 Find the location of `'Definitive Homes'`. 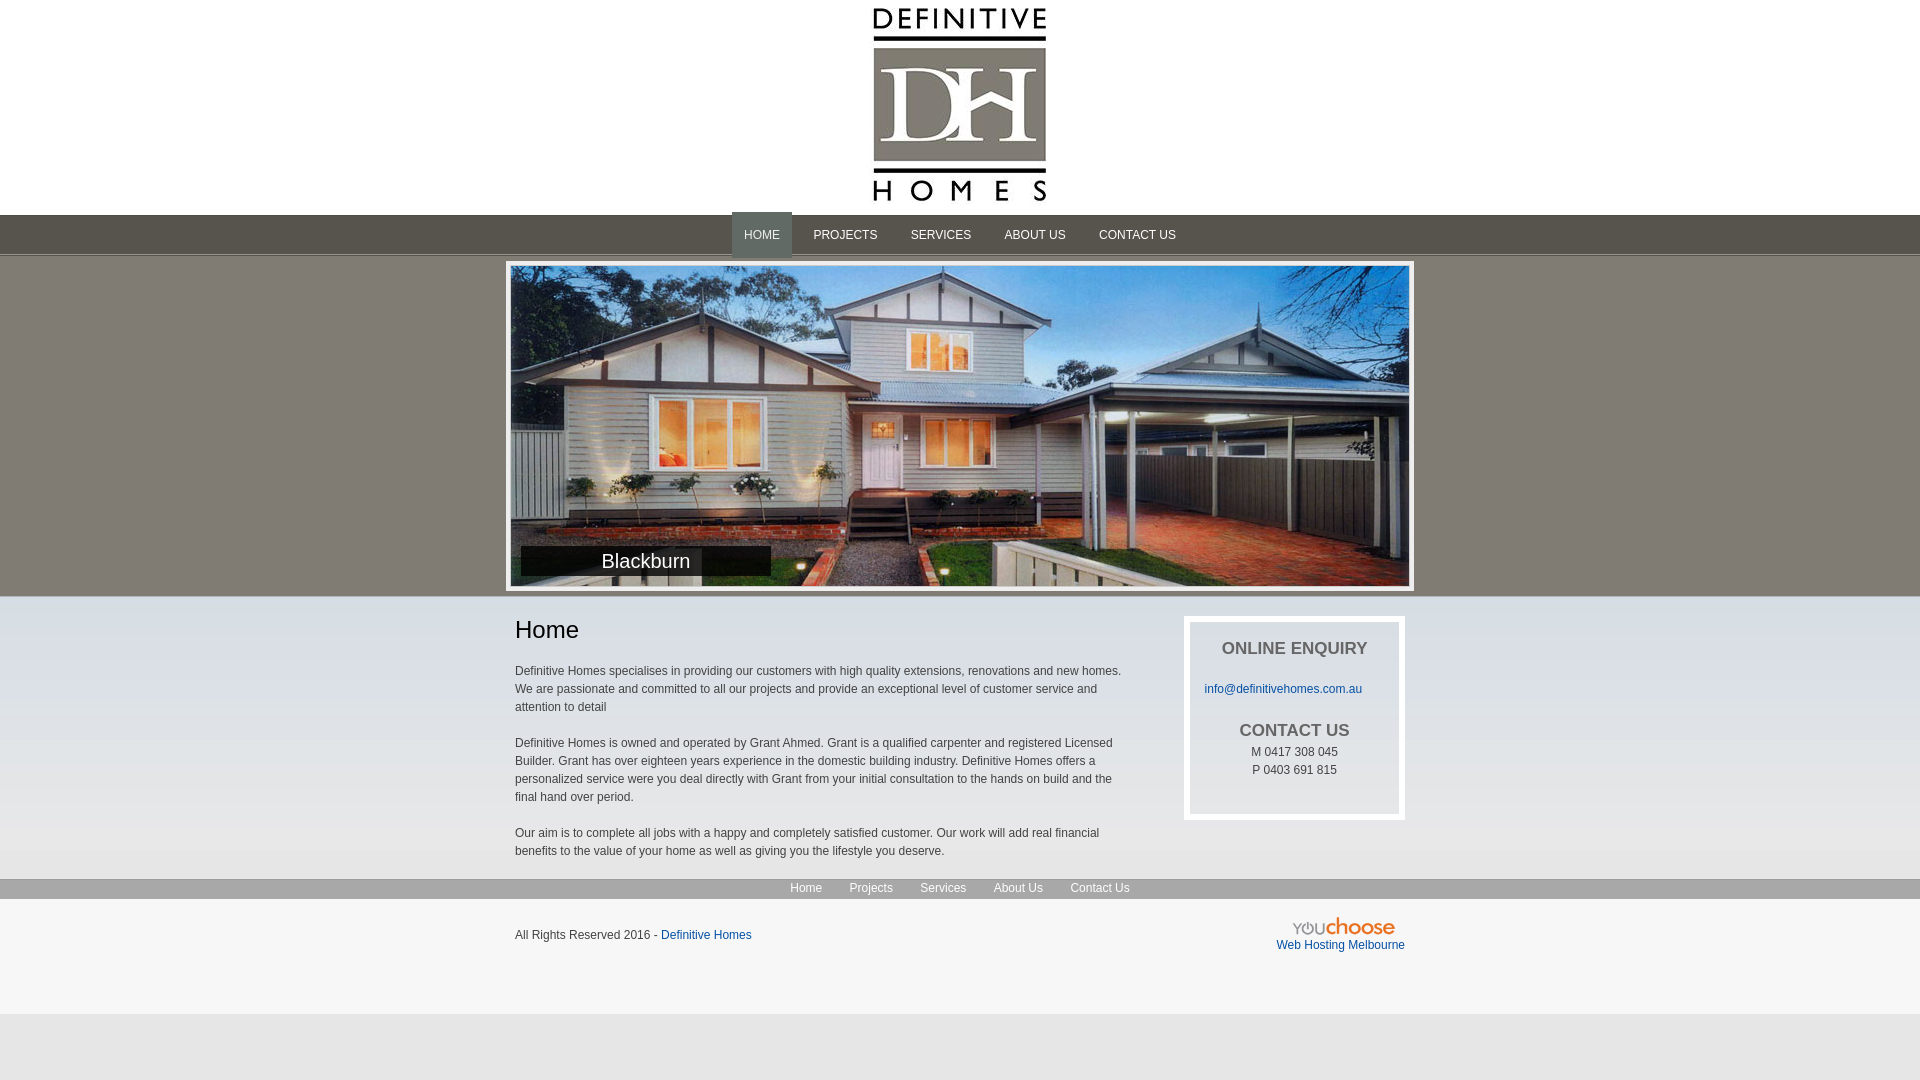

'Definitive Homes' is located at coordinates (706, 934).